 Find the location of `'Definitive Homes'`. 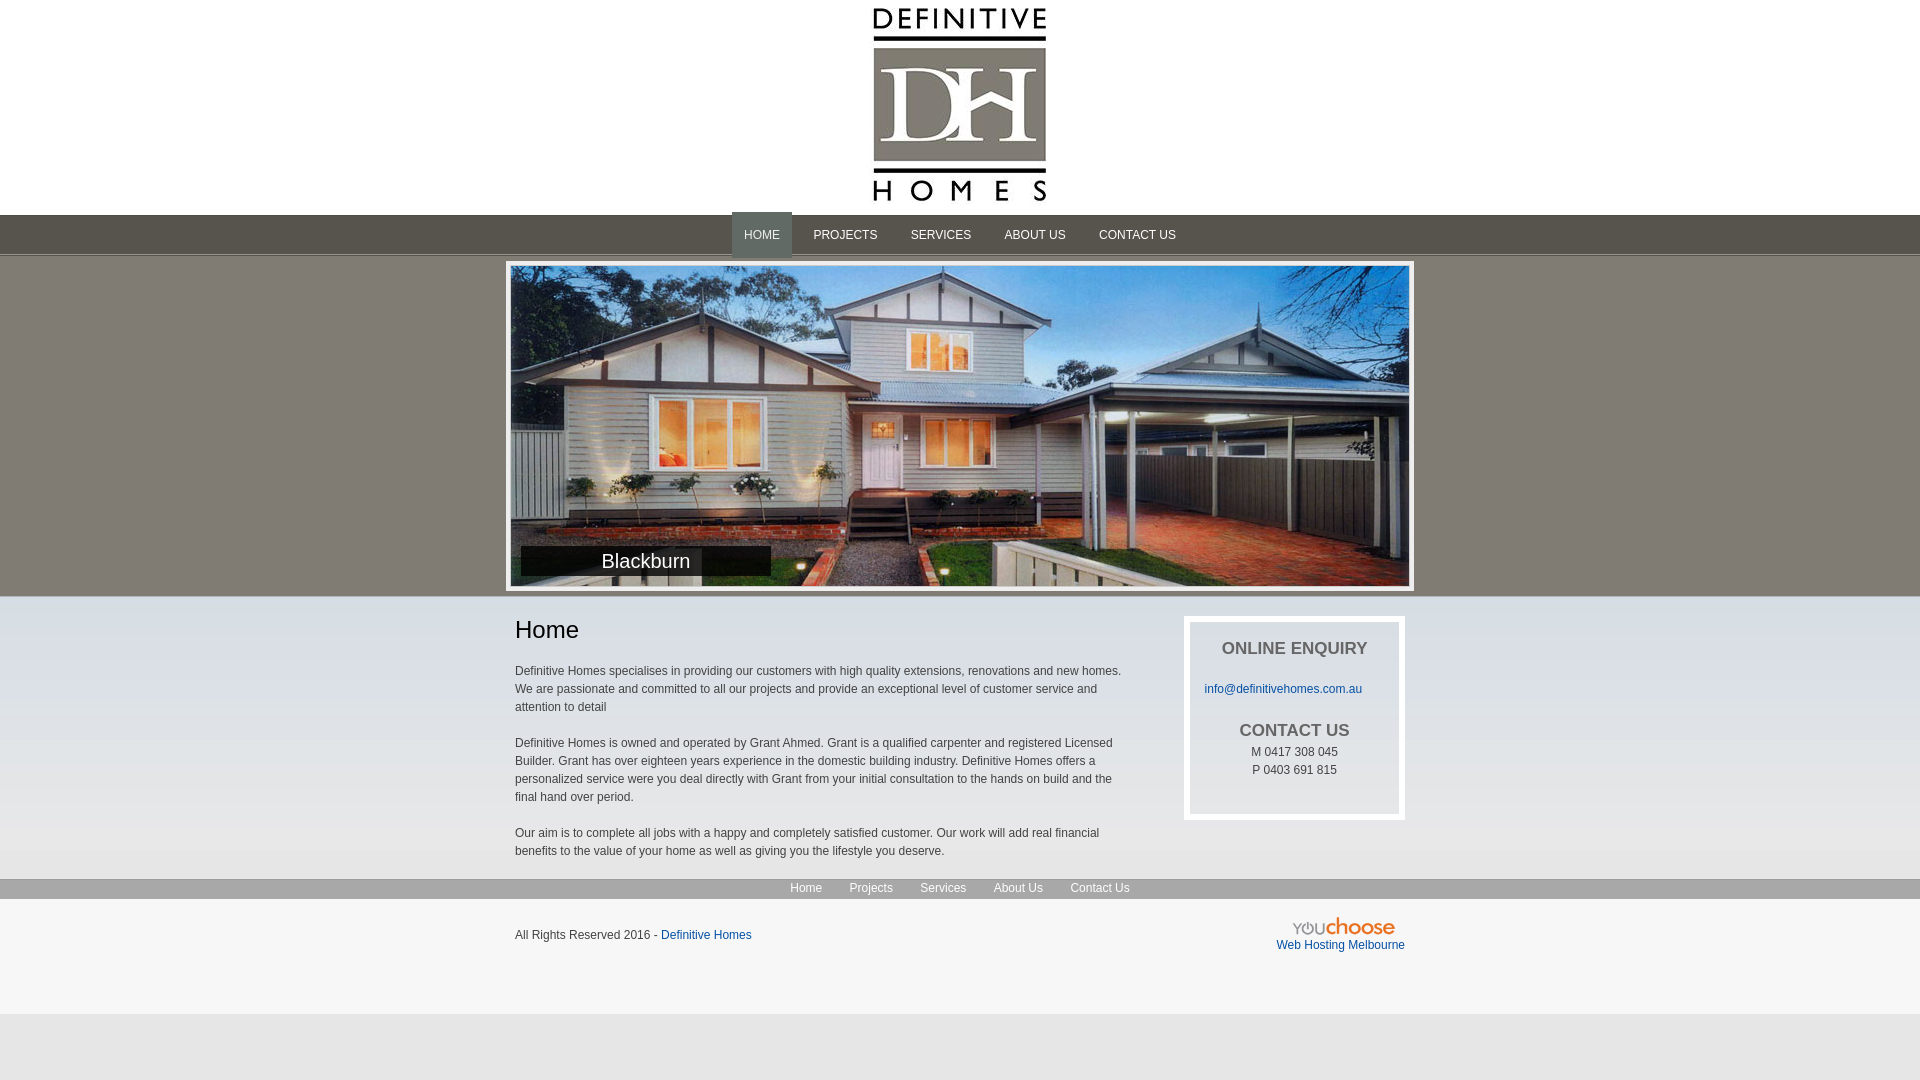

'Definitive Homes' is located at coordinates (706, 934).